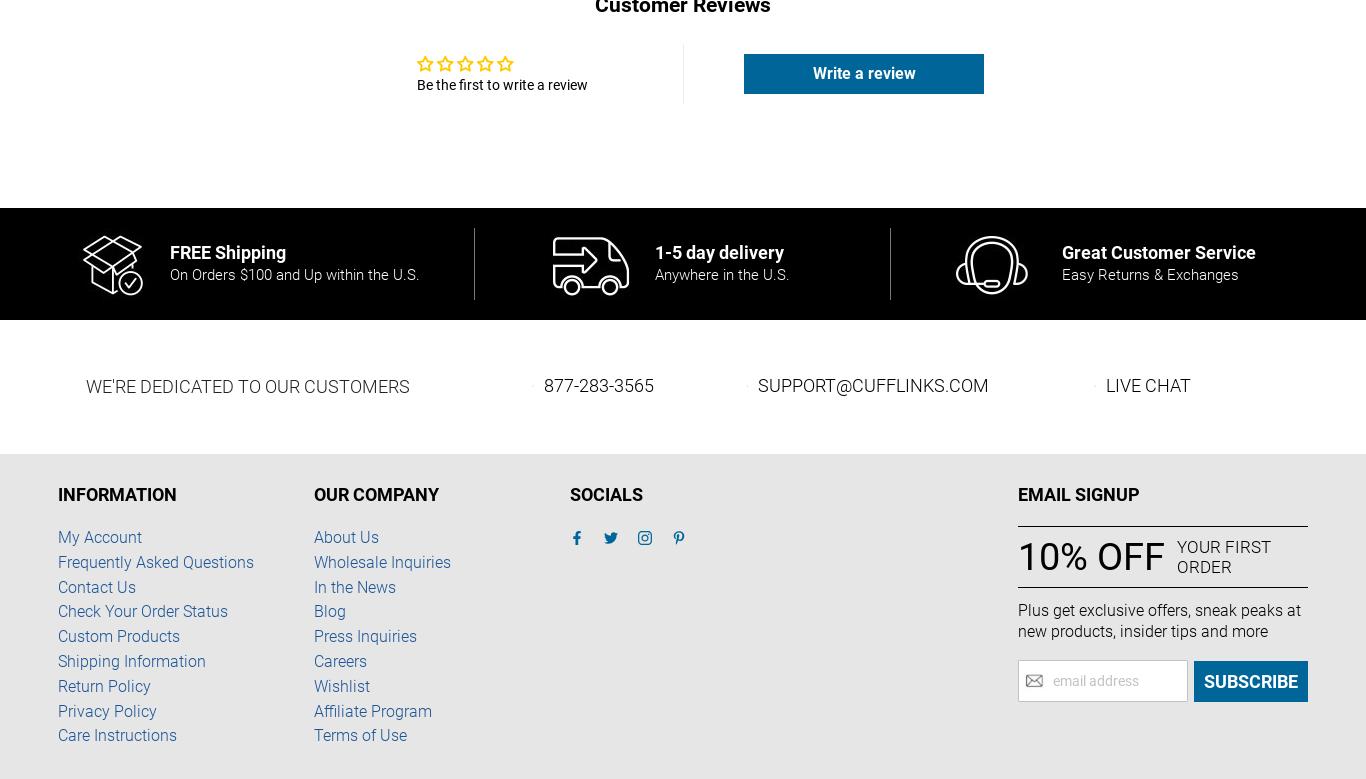 The width and height of the screenshot is (1366, 779). I want to click on 'Terms of Use', so click(359, 734).